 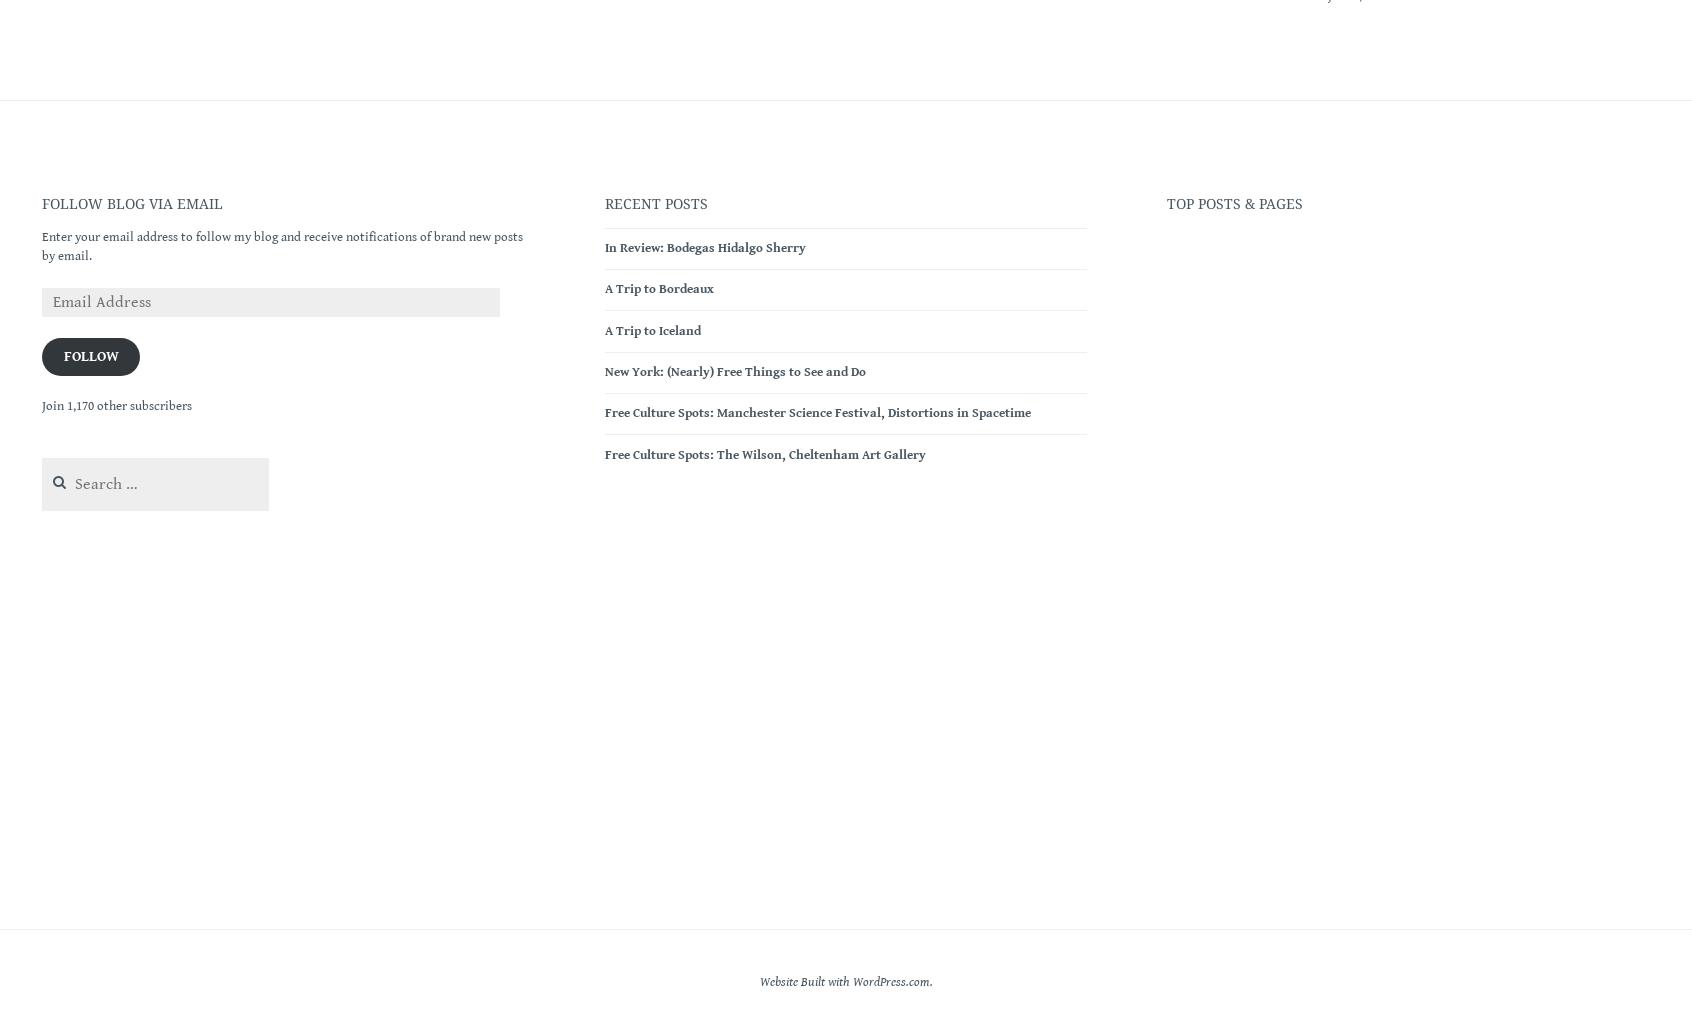 What do you see at coordinates (930, 980) in the screenshot?
I see `'.'` at bounding box center [930, 980].